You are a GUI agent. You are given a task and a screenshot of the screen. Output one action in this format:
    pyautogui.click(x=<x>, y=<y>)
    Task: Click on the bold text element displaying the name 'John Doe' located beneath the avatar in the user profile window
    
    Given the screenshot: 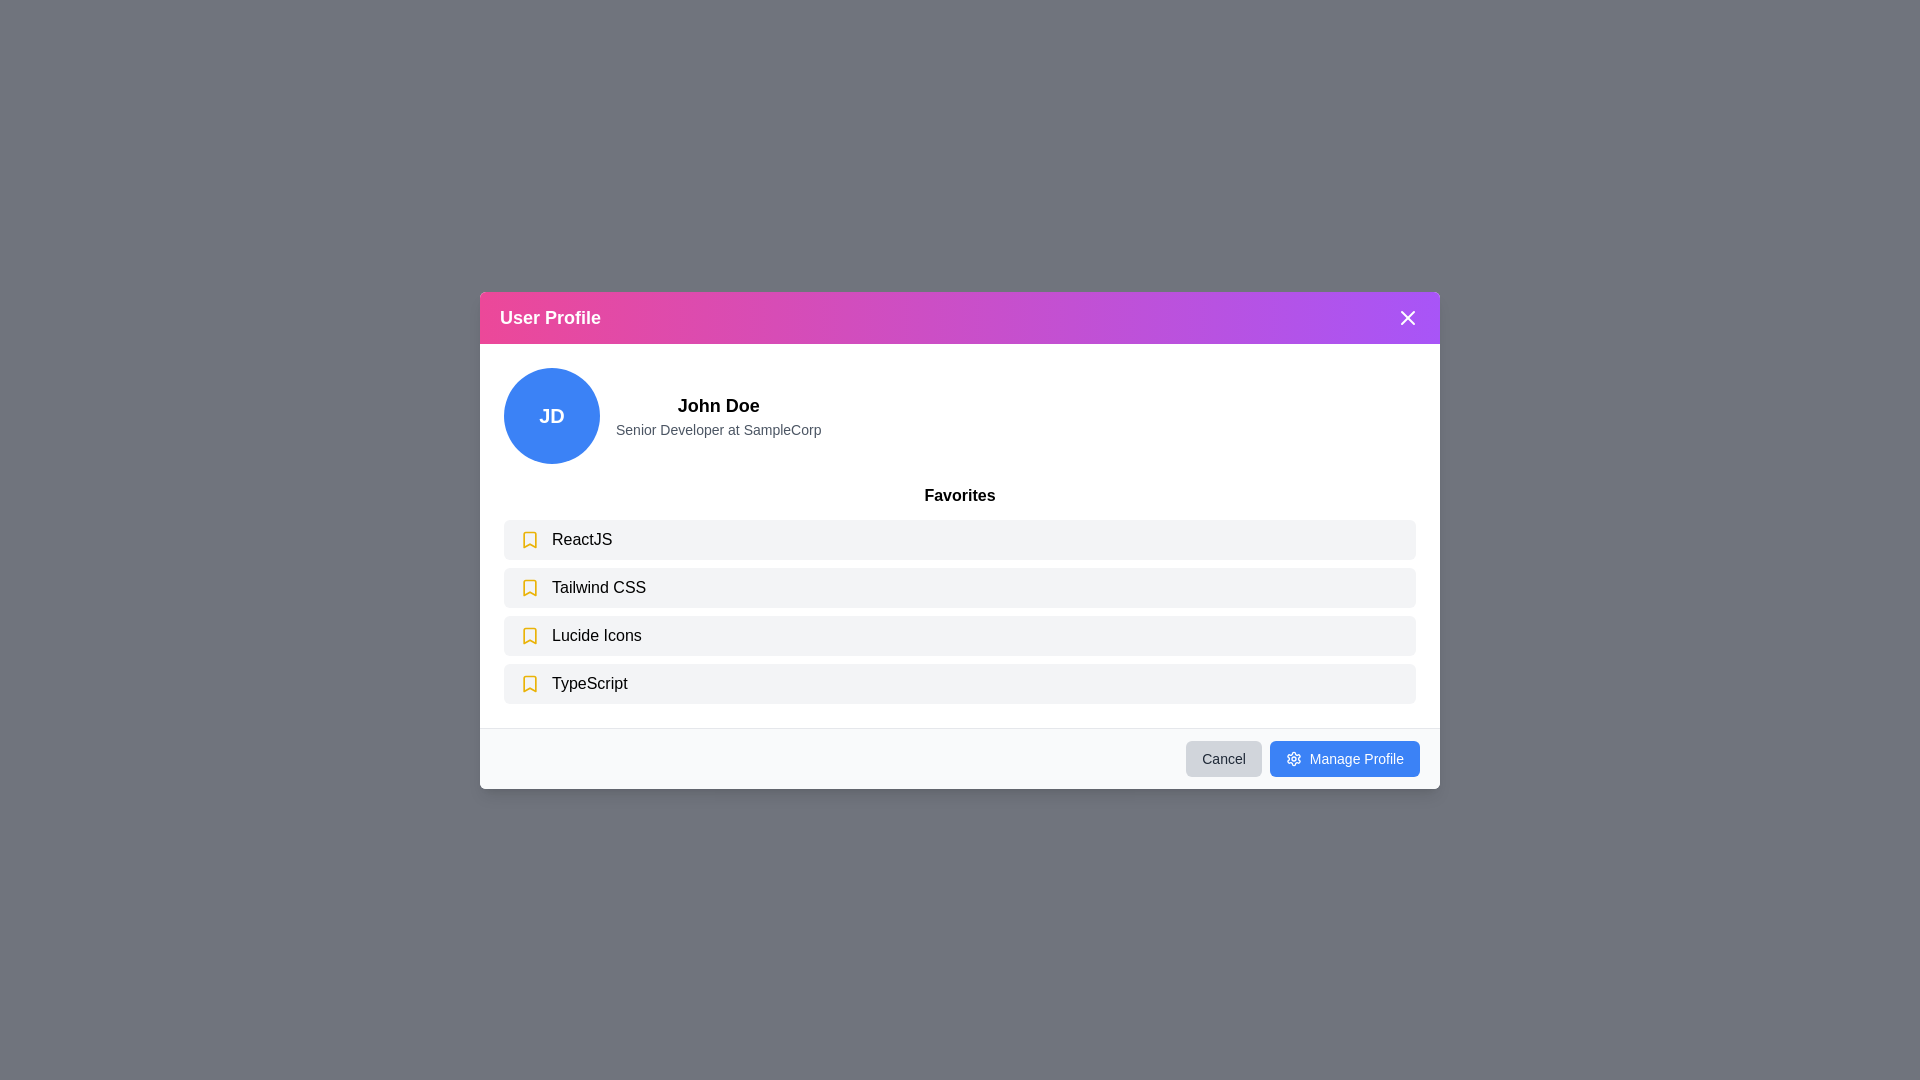 What is the action you would take?
    pyautogui.click(x=718, y=405)
    